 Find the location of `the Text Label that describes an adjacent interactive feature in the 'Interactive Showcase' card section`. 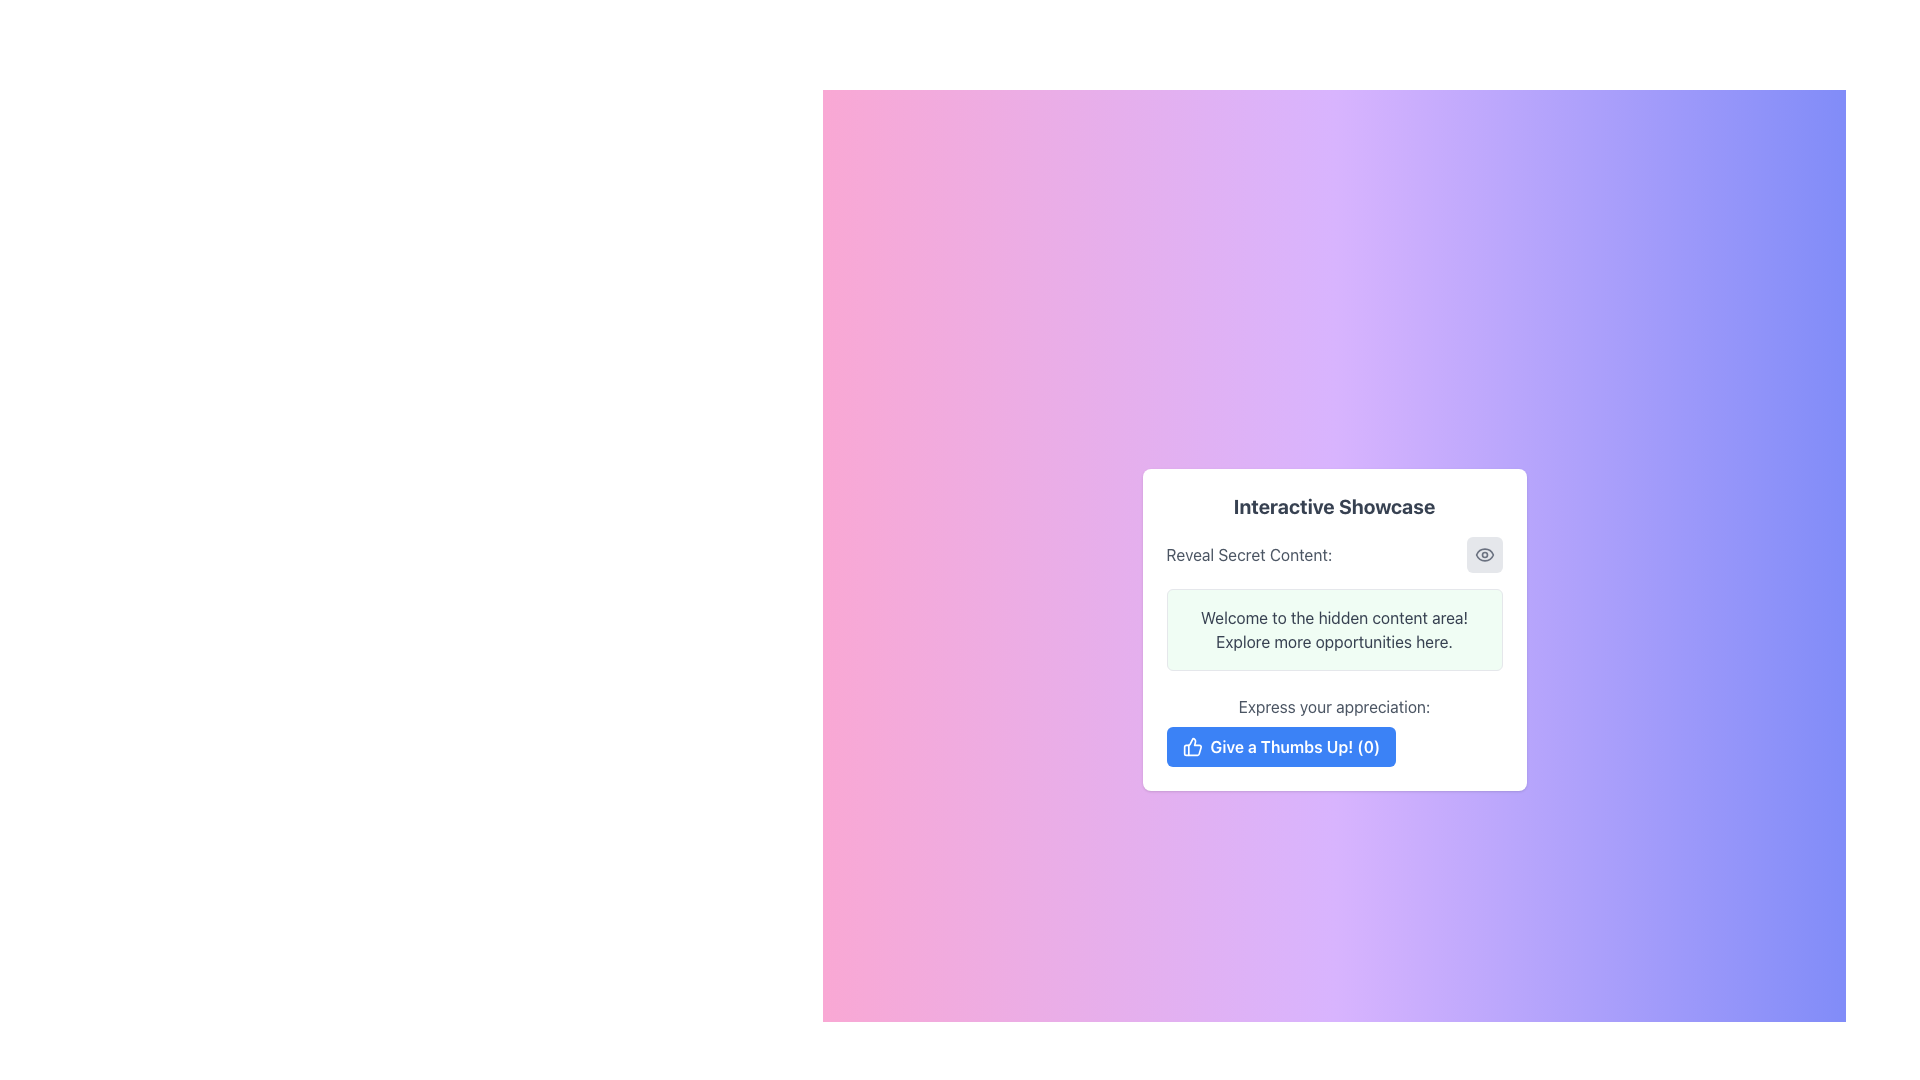

the Text Label that describes an adjacent interactive feature in the 'Interactive Showcase' card section is located at coordinates (1248, 555).